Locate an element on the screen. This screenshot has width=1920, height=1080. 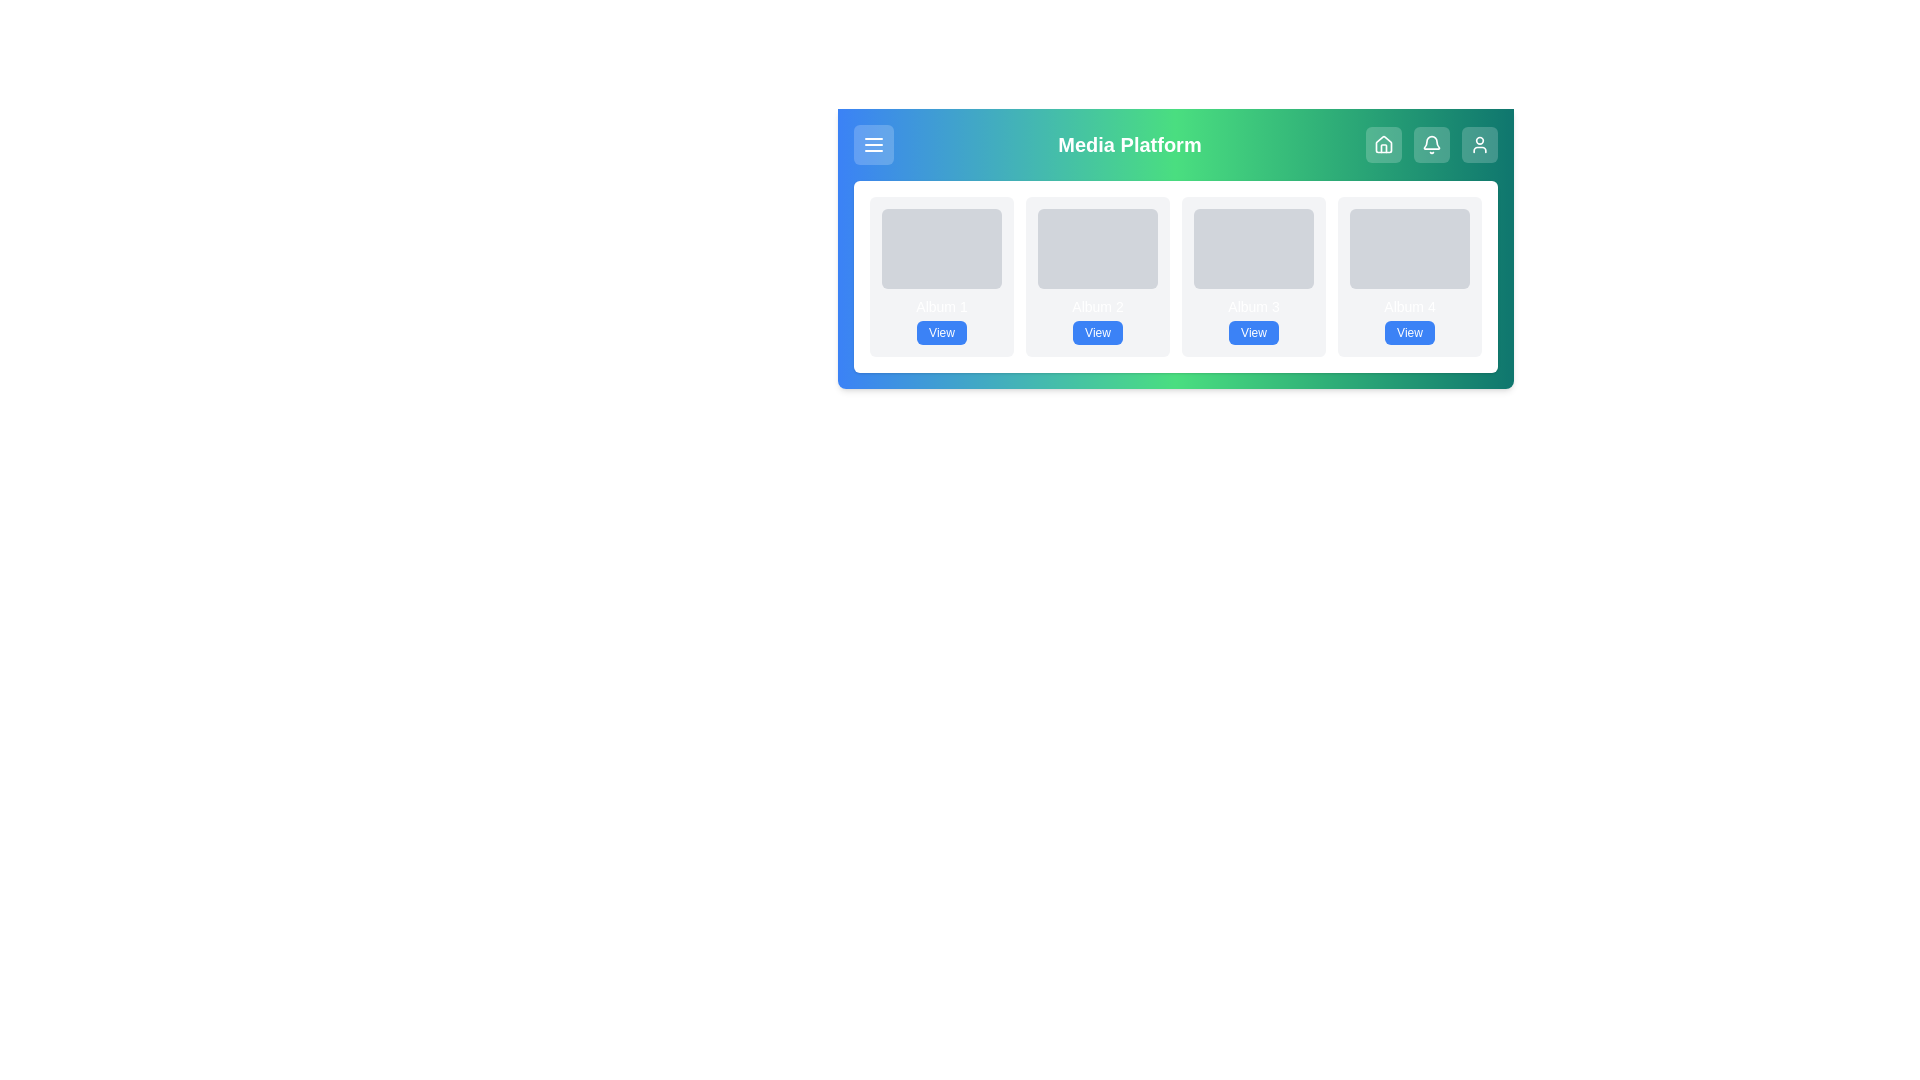
the home button to navigate to the corresponding section is located at coordinates (1381, 144).